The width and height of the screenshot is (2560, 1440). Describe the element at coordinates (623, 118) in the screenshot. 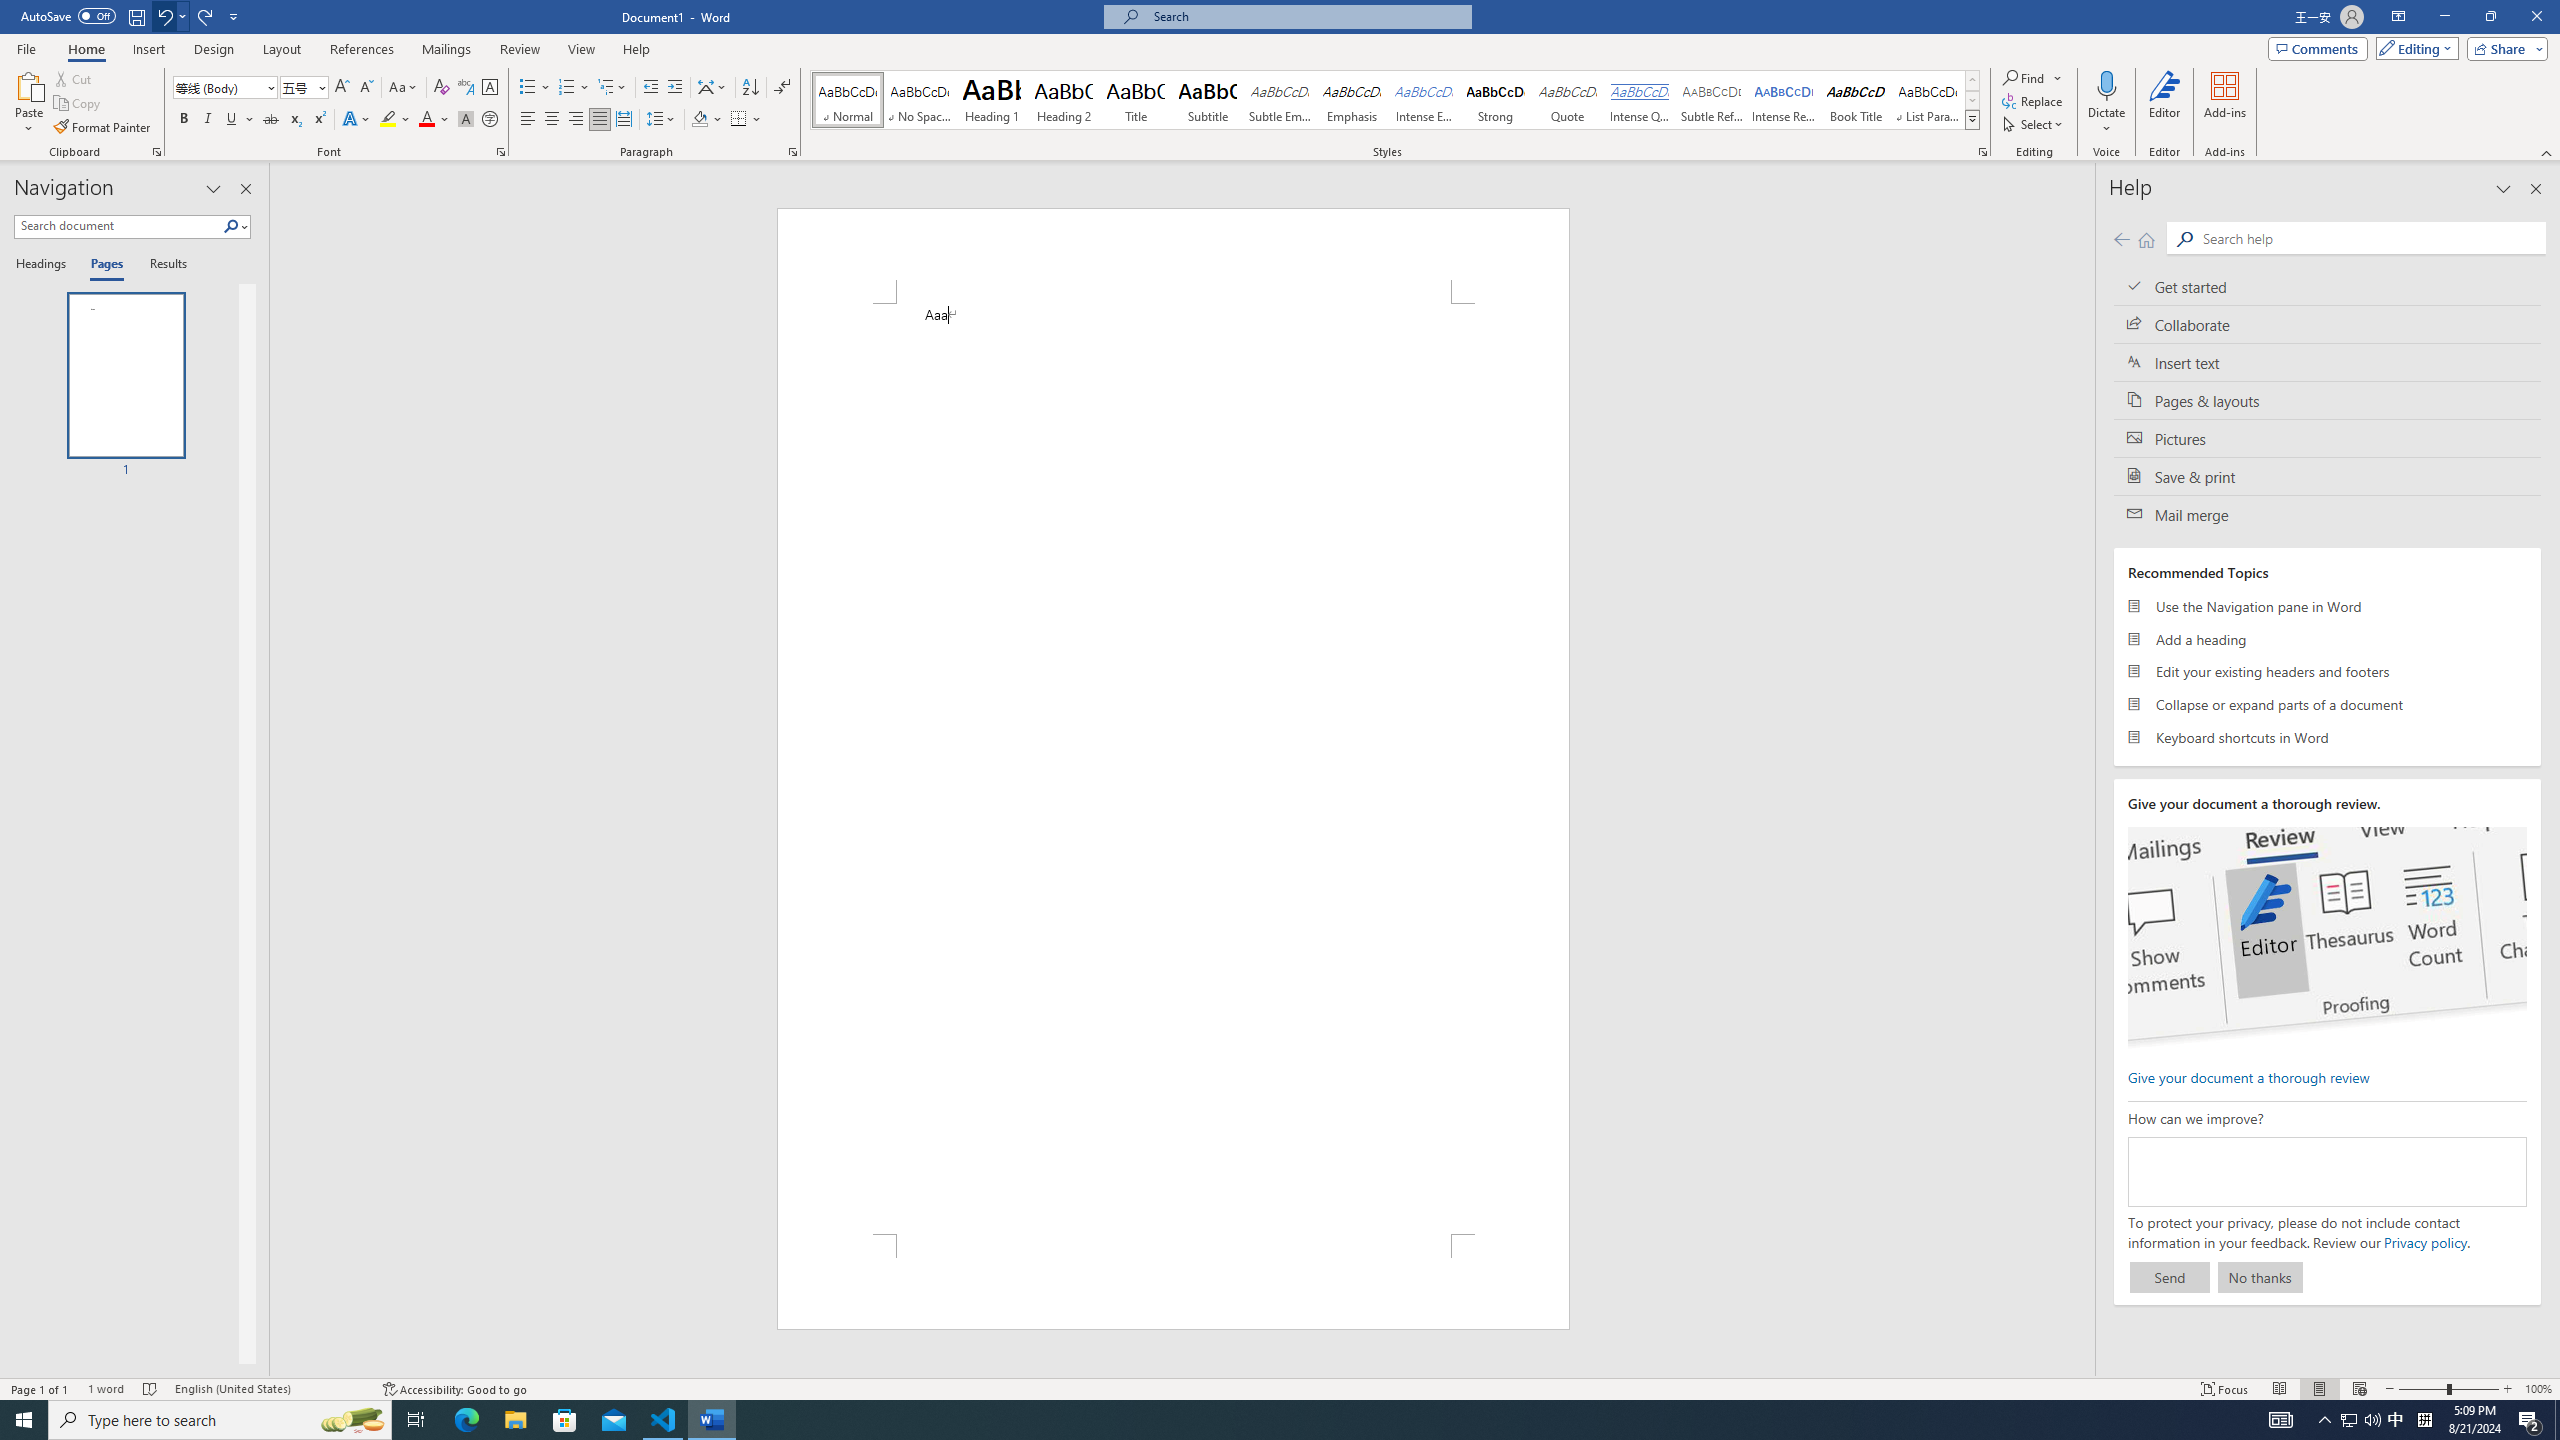

I see `'Distributed'` at that location.